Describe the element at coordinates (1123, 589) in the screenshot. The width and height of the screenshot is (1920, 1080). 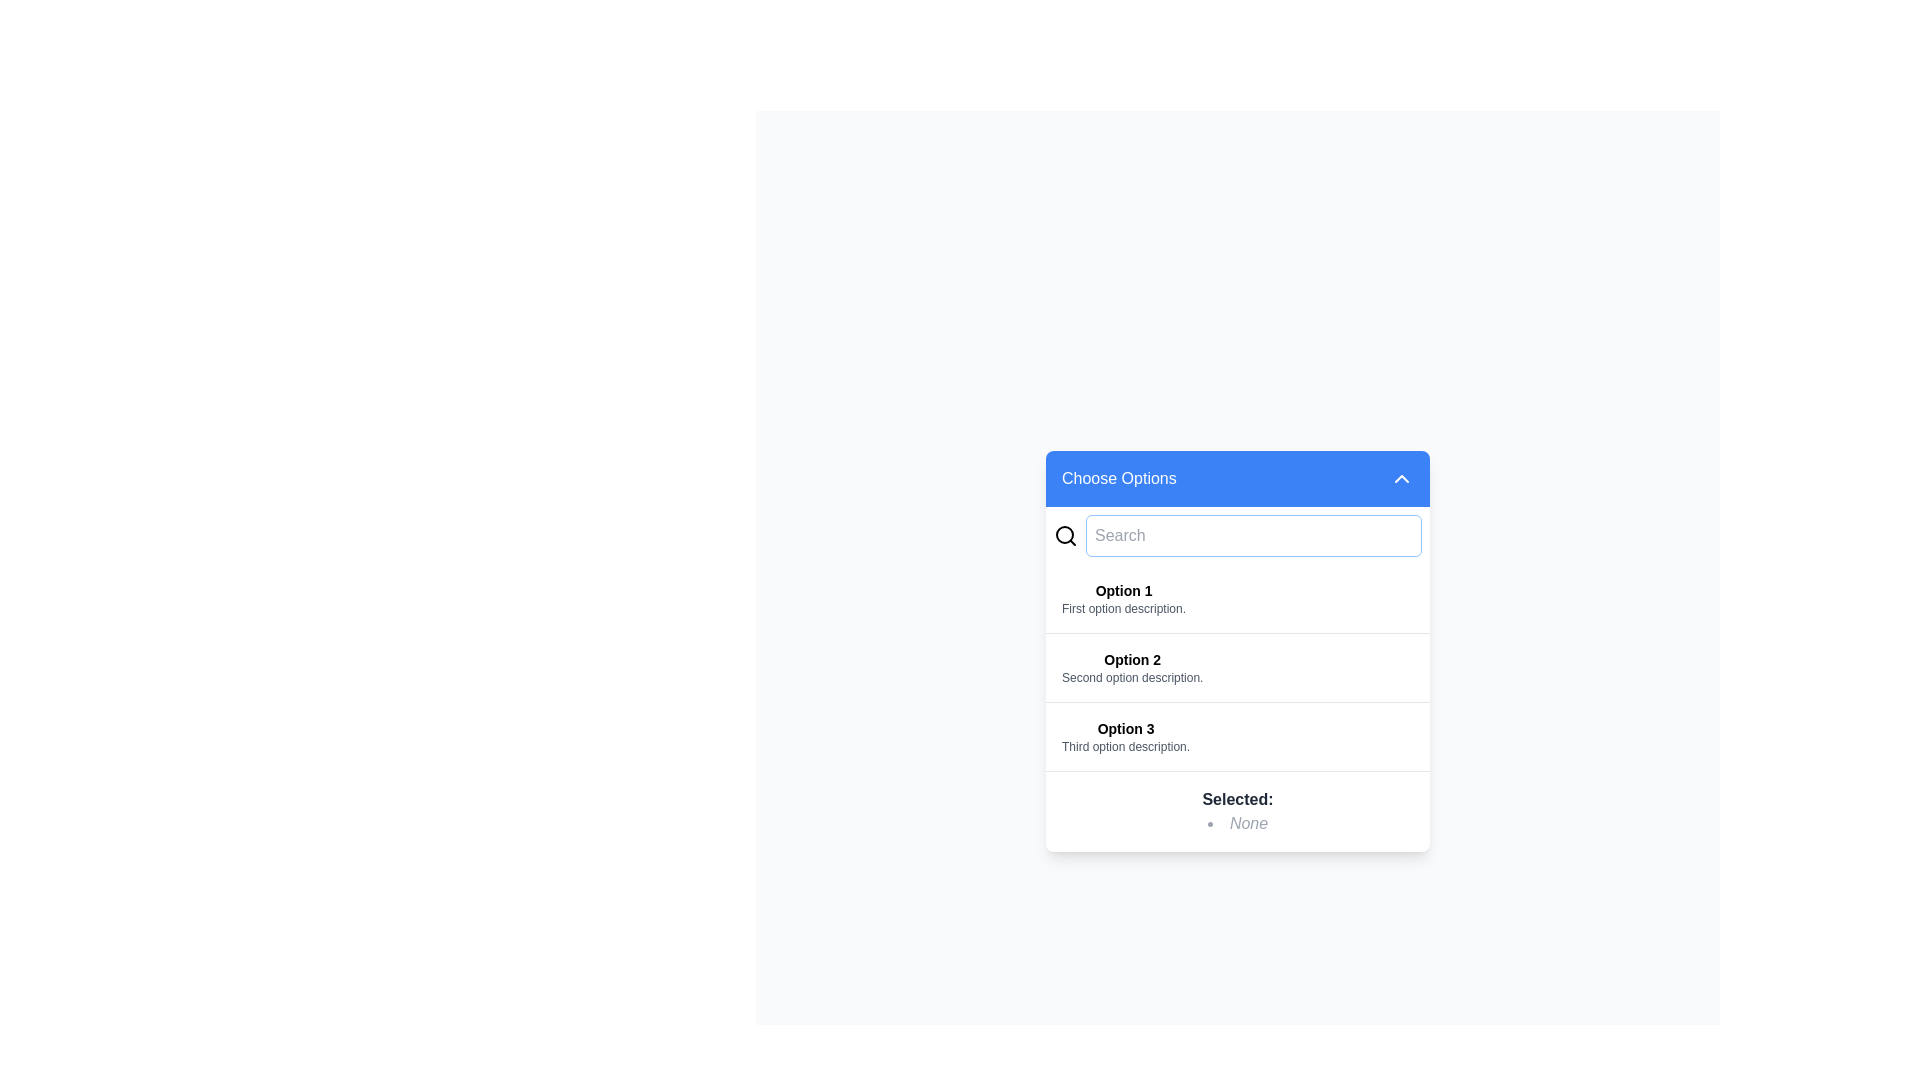
I see `the text label displaying 'Option 1', which is the first selectable option in a dropdown menu` at that location.